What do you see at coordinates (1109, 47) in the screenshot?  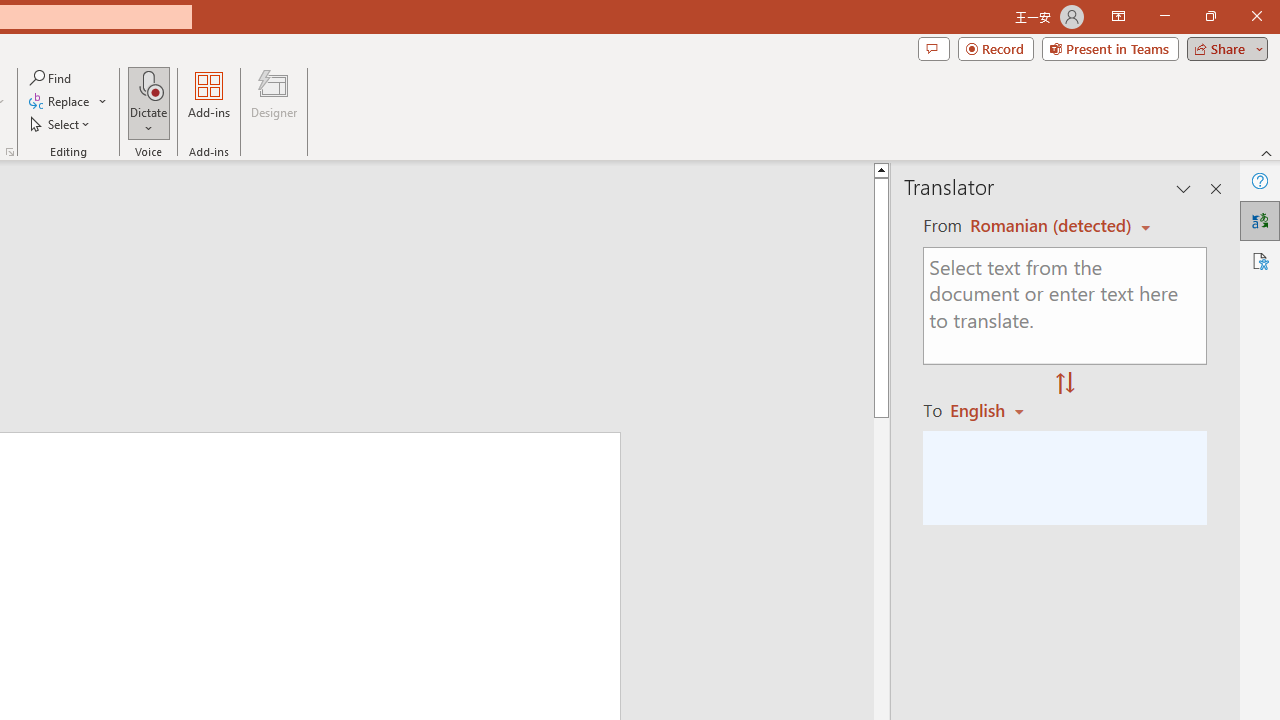 I see `'Present in Teams'` at bounding box center [1109, 47].